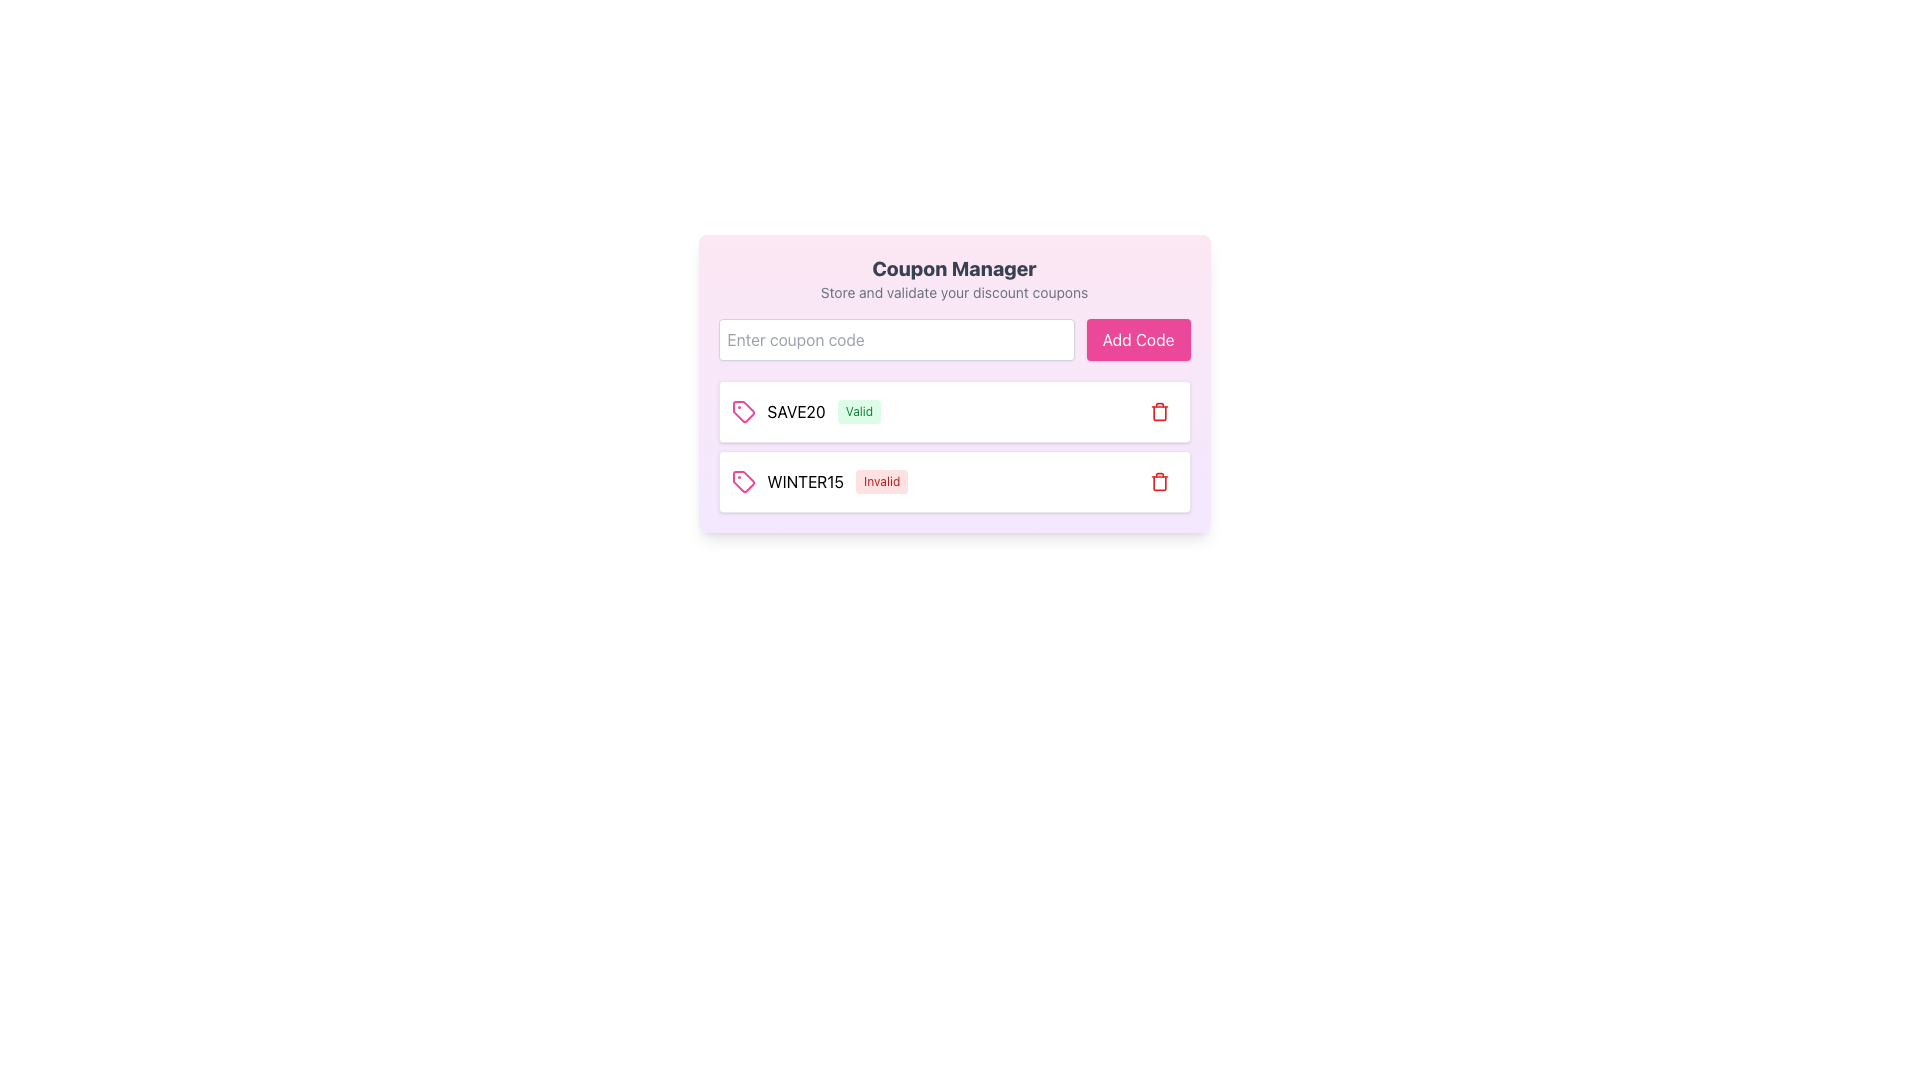  I want to click on the text label 'WINTER15' in the coupon manager interface, which is styled with a clean font and located between a tag icon and an 'Invalid' label, so click(805, 482).